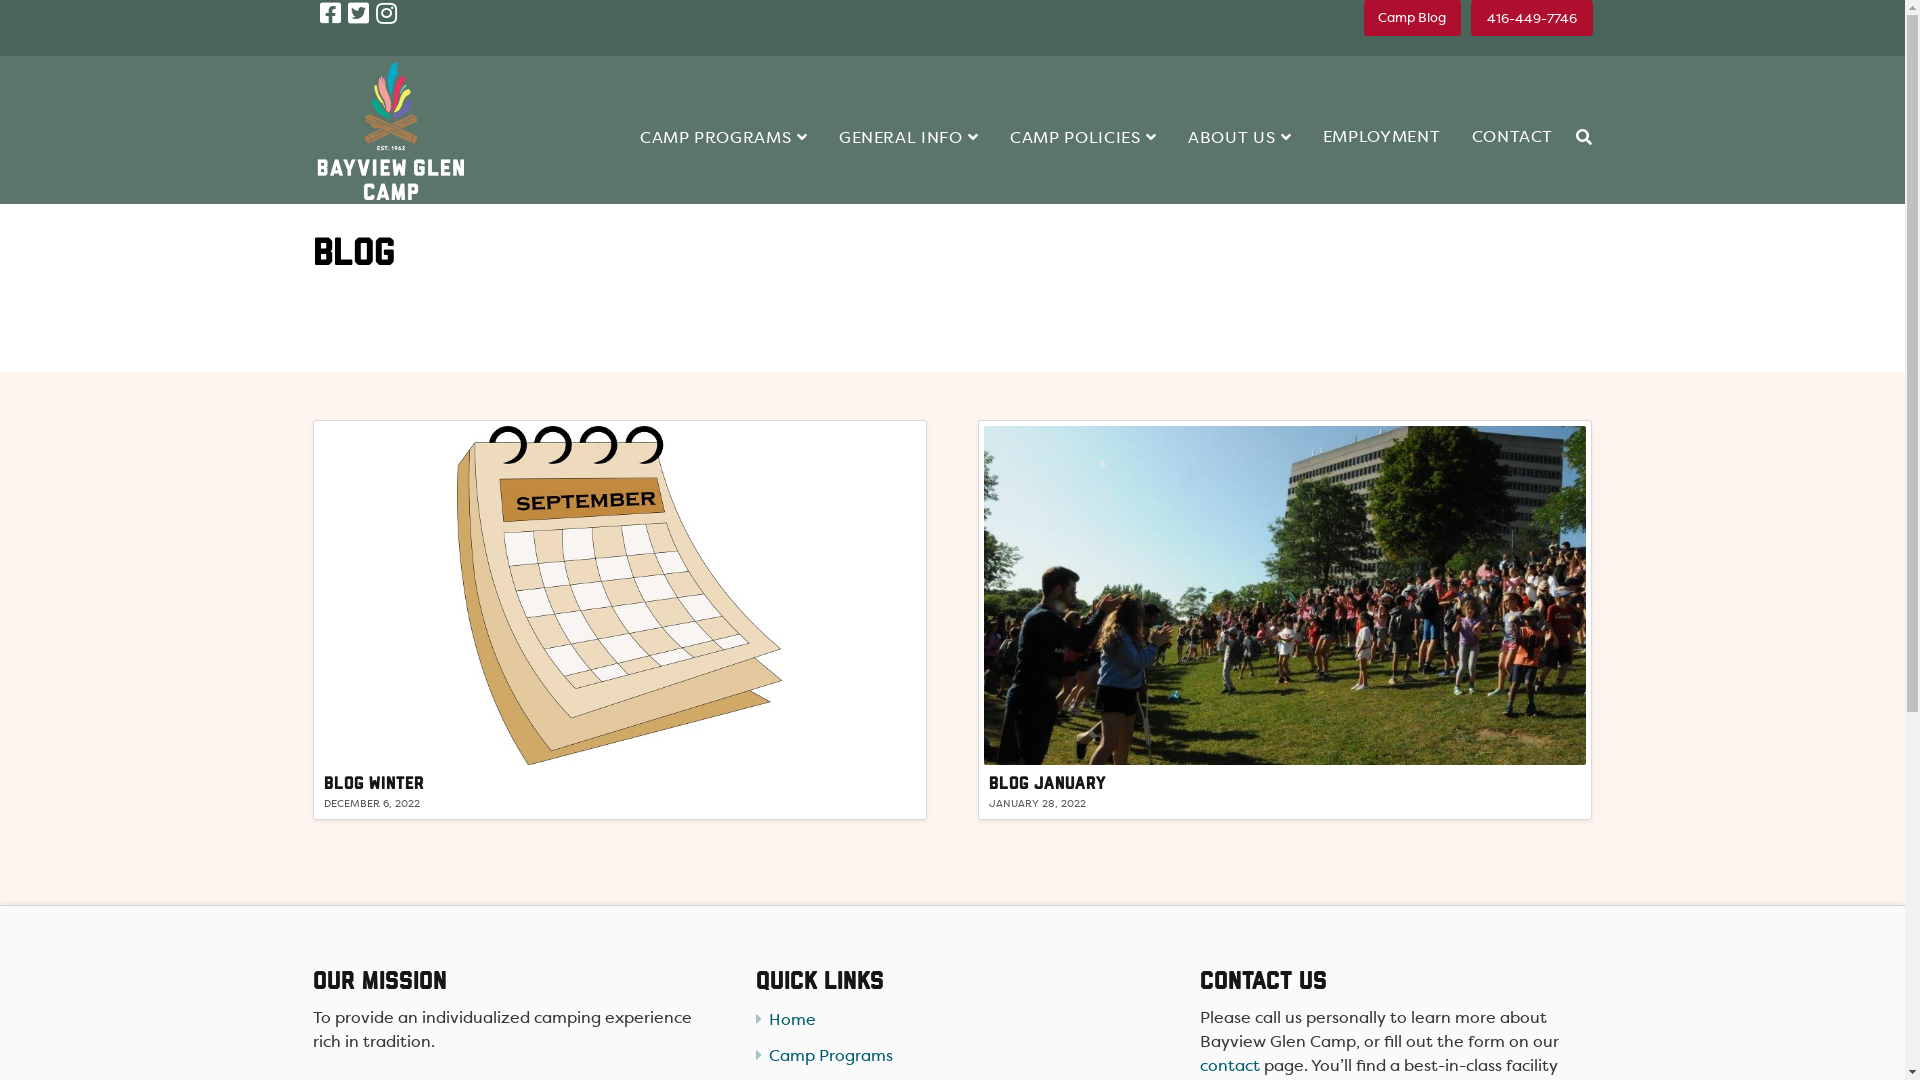 The width and height of the screenshot is (1920, 1080). Describe the element at coordinates (638, 100) in the screenshot. I see `'CAMP PROGRAMS'` at that location.